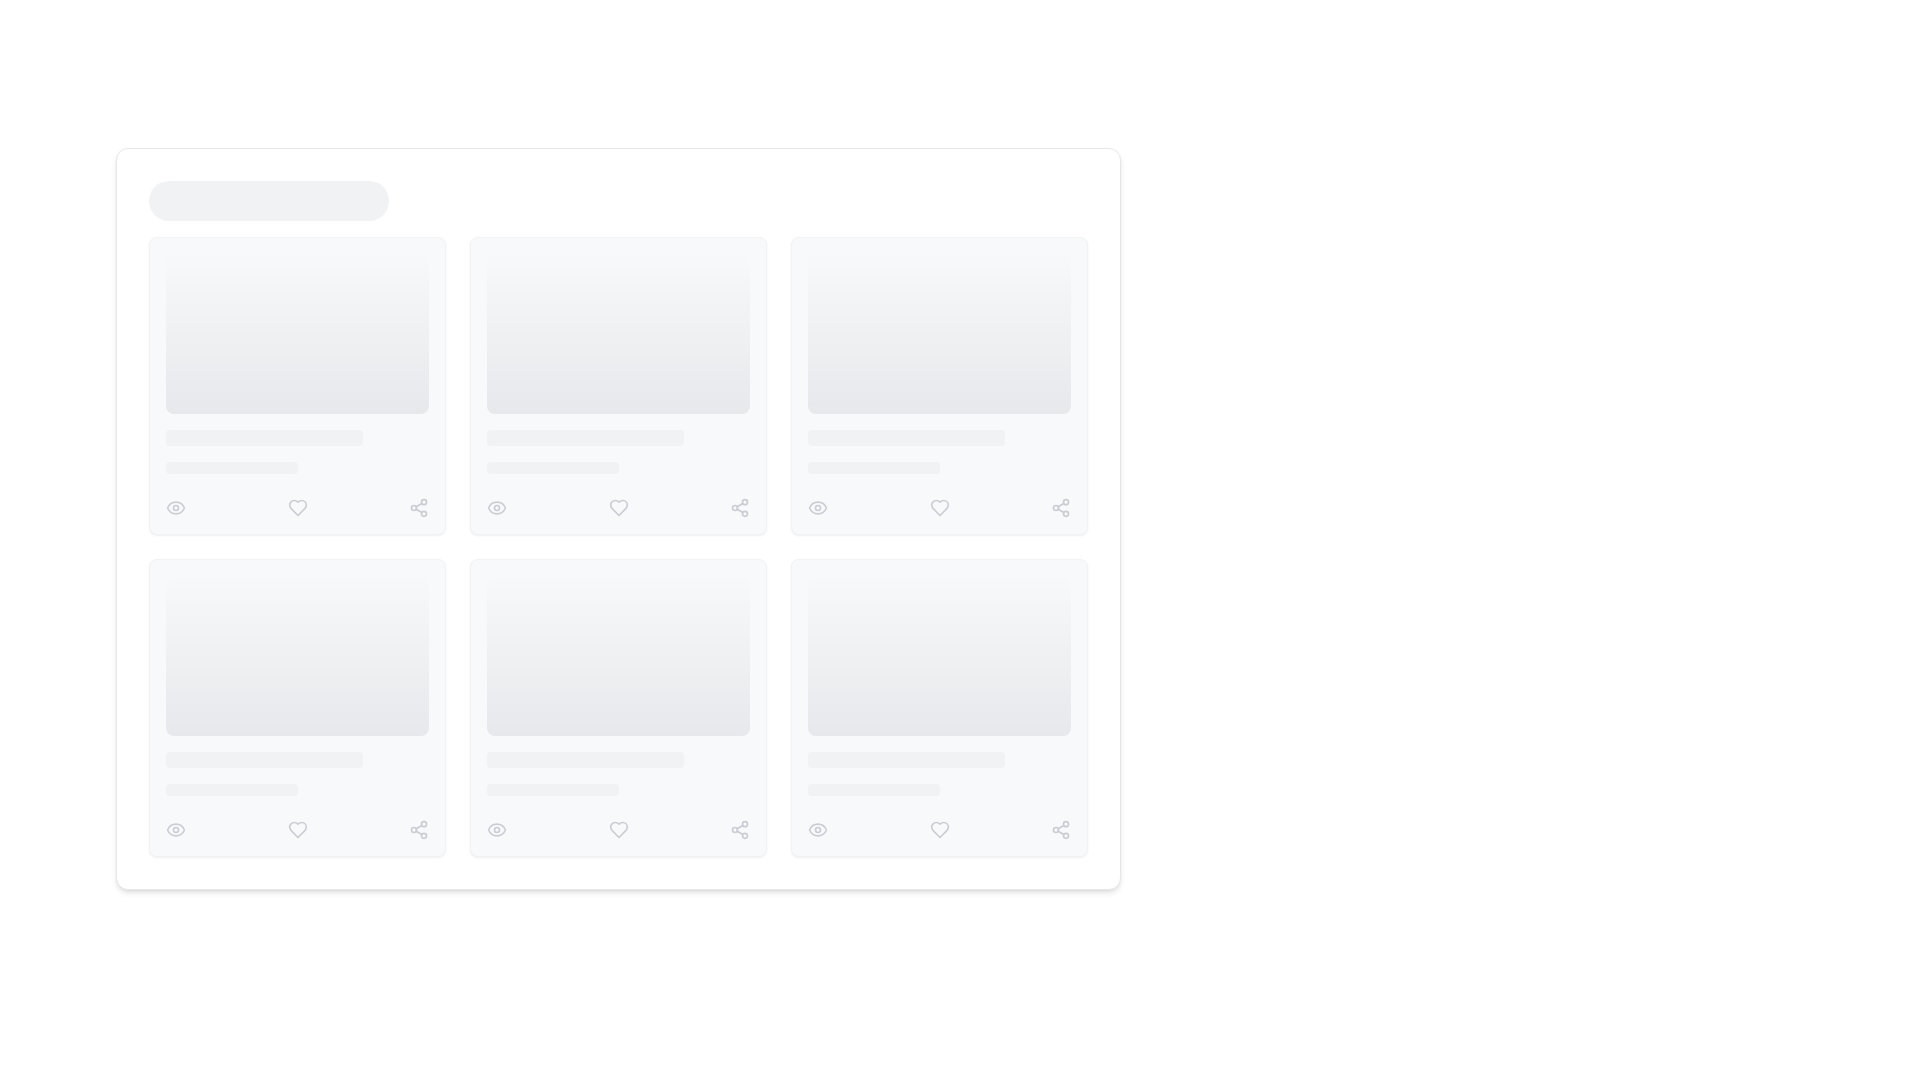  Describe the element at coordinates (938, 707) in the screenshot. I see `the last card in the grid layout, which displays media content and interactive actions` at that location.